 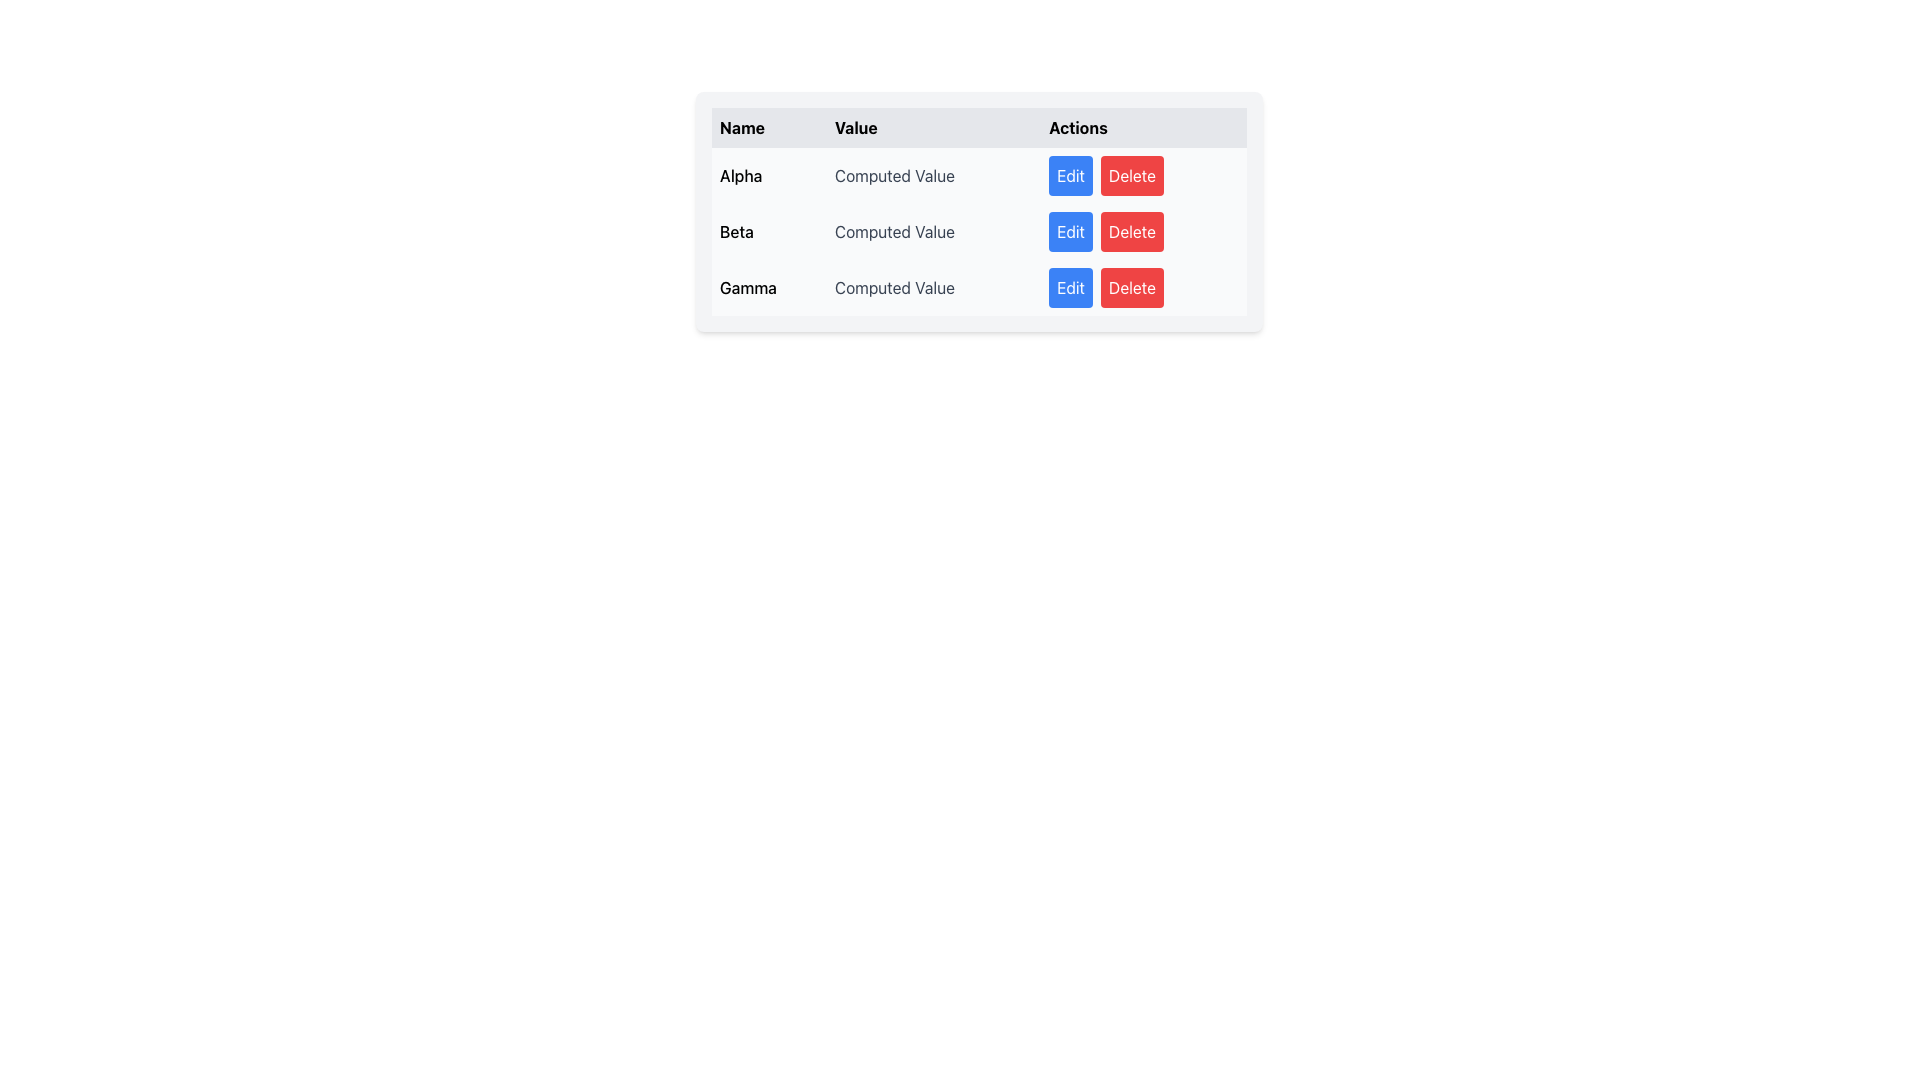 I want to click on the first button in the 'Actions' column of the second row in the table, which allows the user to edit the associated row's data, so click(x=1069, y=230).